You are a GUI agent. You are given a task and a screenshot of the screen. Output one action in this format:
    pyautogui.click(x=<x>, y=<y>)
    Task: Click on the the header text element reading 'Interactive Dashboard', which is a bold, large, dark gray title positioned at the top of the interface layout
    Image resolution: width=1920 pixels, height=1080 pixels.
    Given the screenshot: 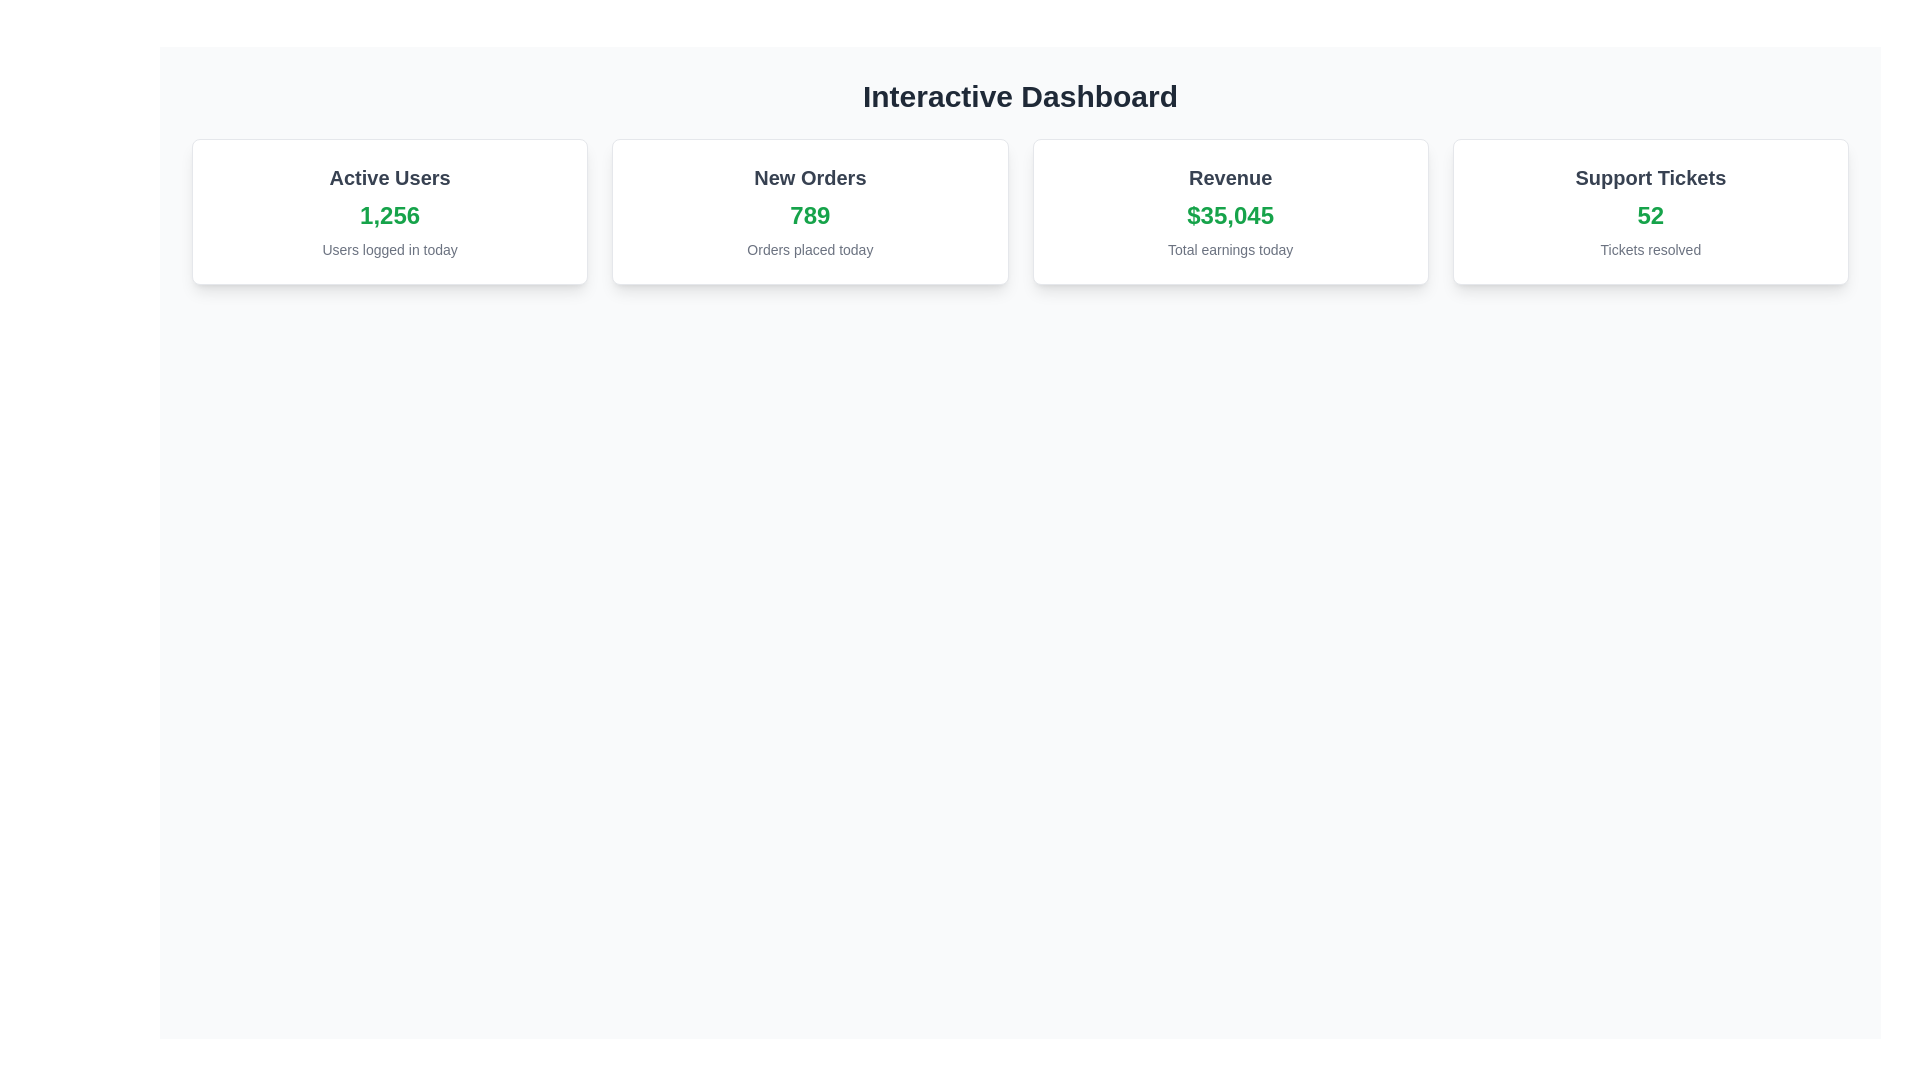 What is the action you would take?
    pyautogui.click(x=1020, y=96)
    